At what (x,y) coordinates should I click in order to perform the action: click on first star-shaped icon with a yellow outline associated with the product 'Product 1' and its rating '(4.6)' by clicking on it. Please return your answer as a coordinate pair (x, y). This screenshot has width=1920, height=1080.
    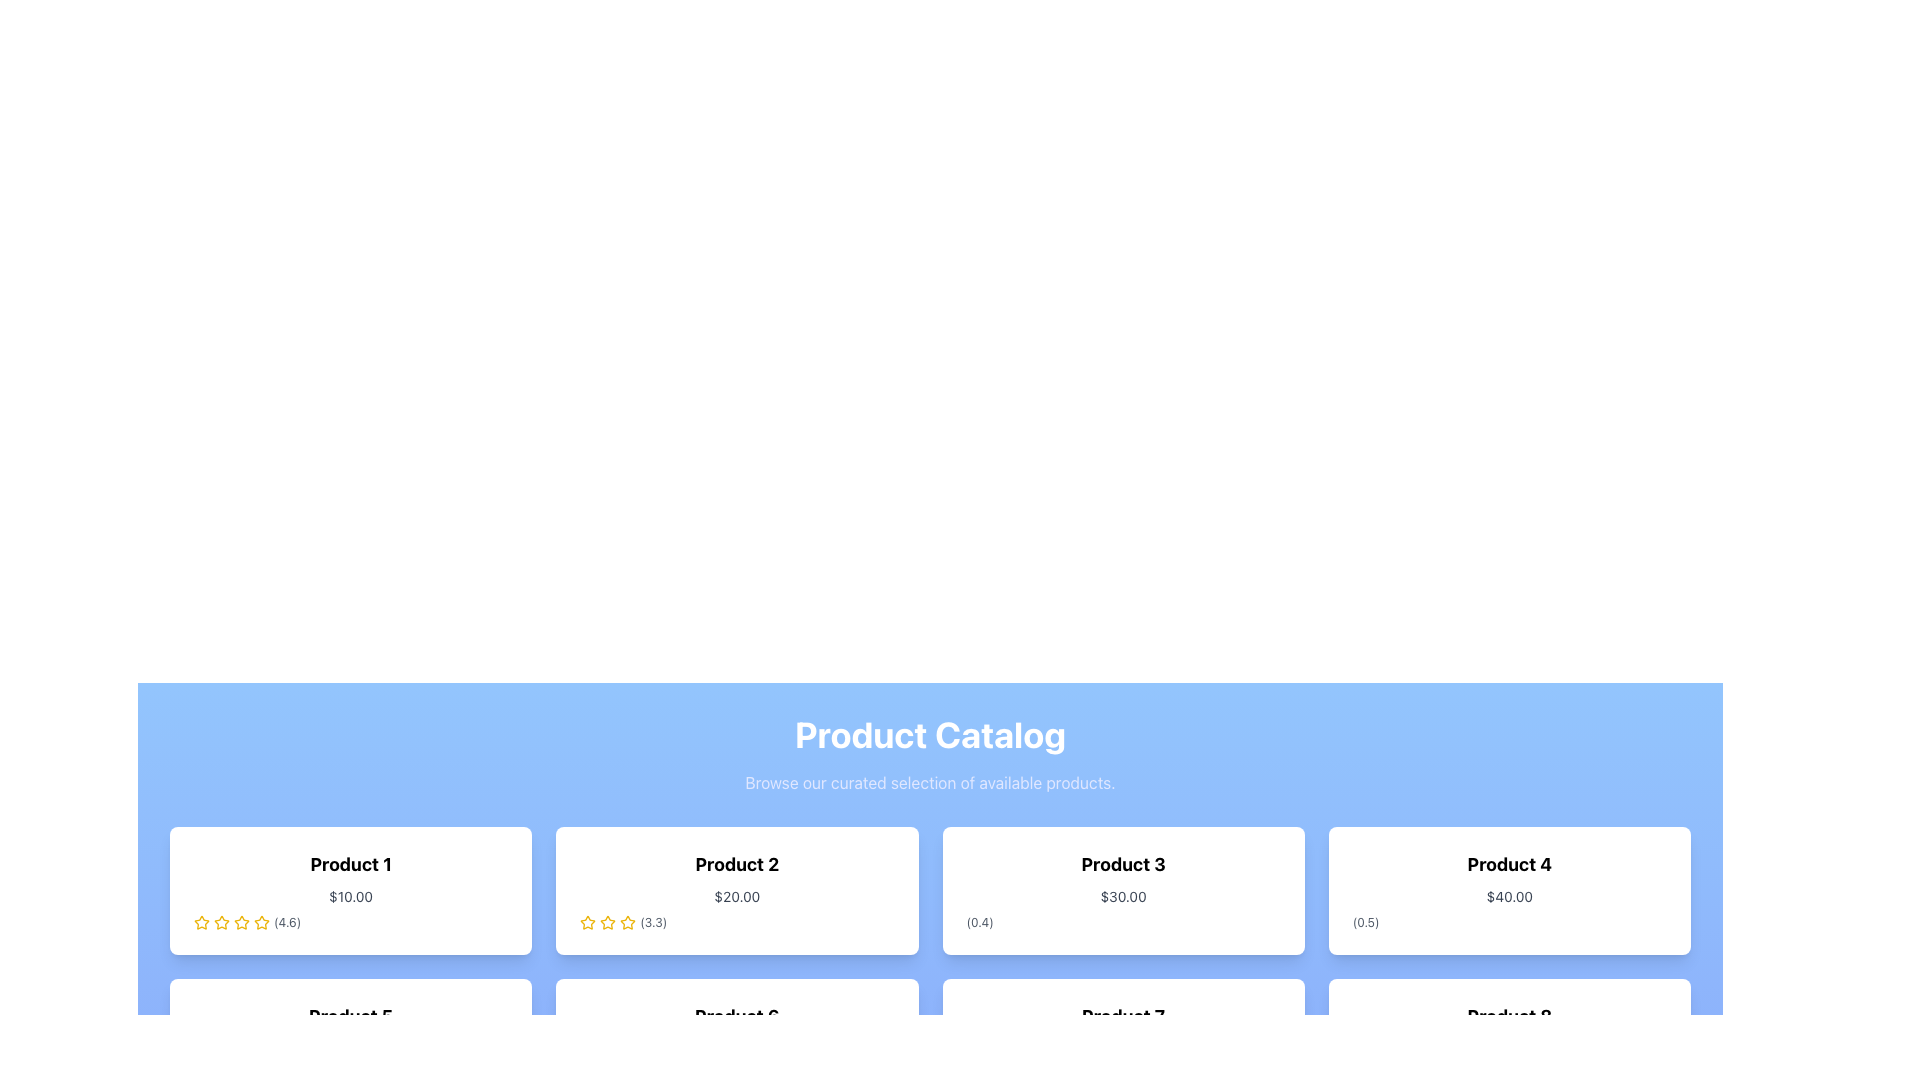
    Looking at the image, I should click on (201, 922).